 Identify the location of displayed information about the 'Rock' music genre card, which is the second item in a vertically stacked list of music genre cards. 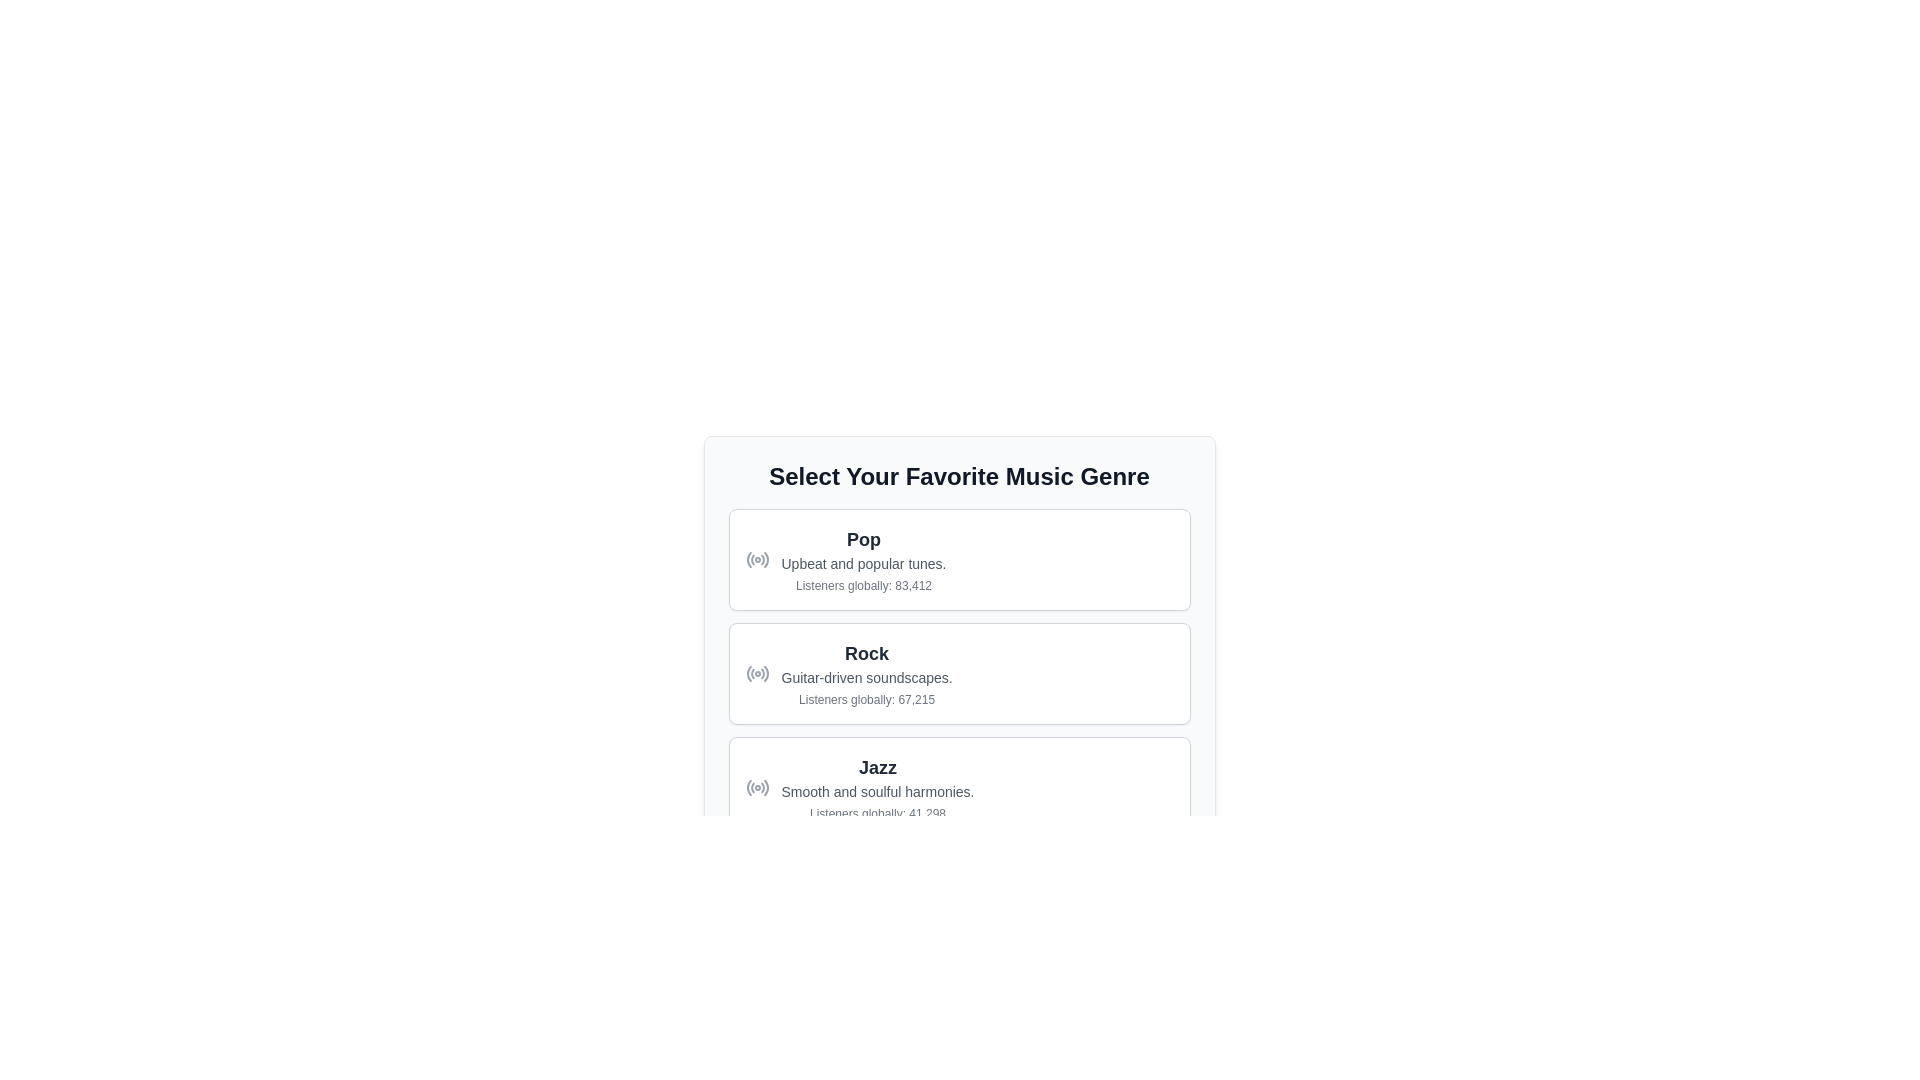
(958, 674).